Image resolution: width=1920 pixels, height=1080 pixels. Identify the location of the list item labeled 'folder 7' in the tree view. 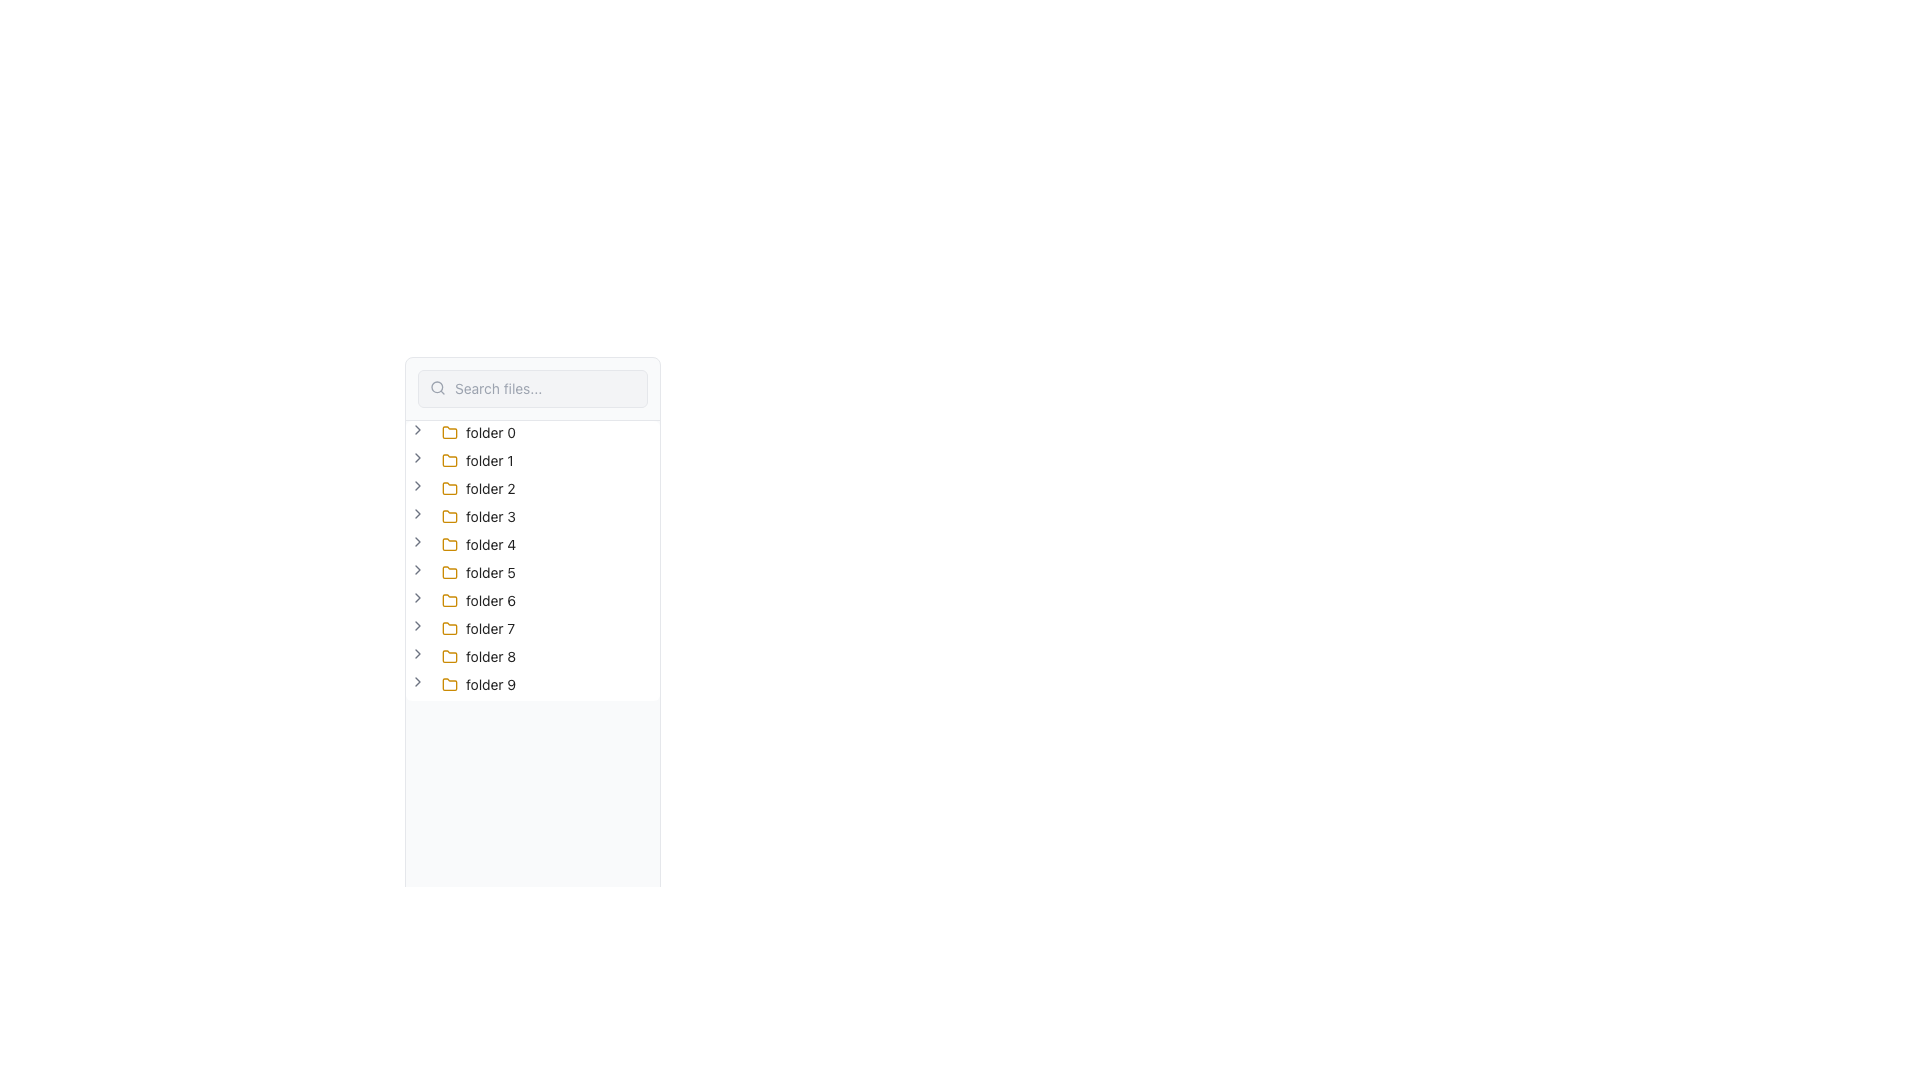
(477, 627).